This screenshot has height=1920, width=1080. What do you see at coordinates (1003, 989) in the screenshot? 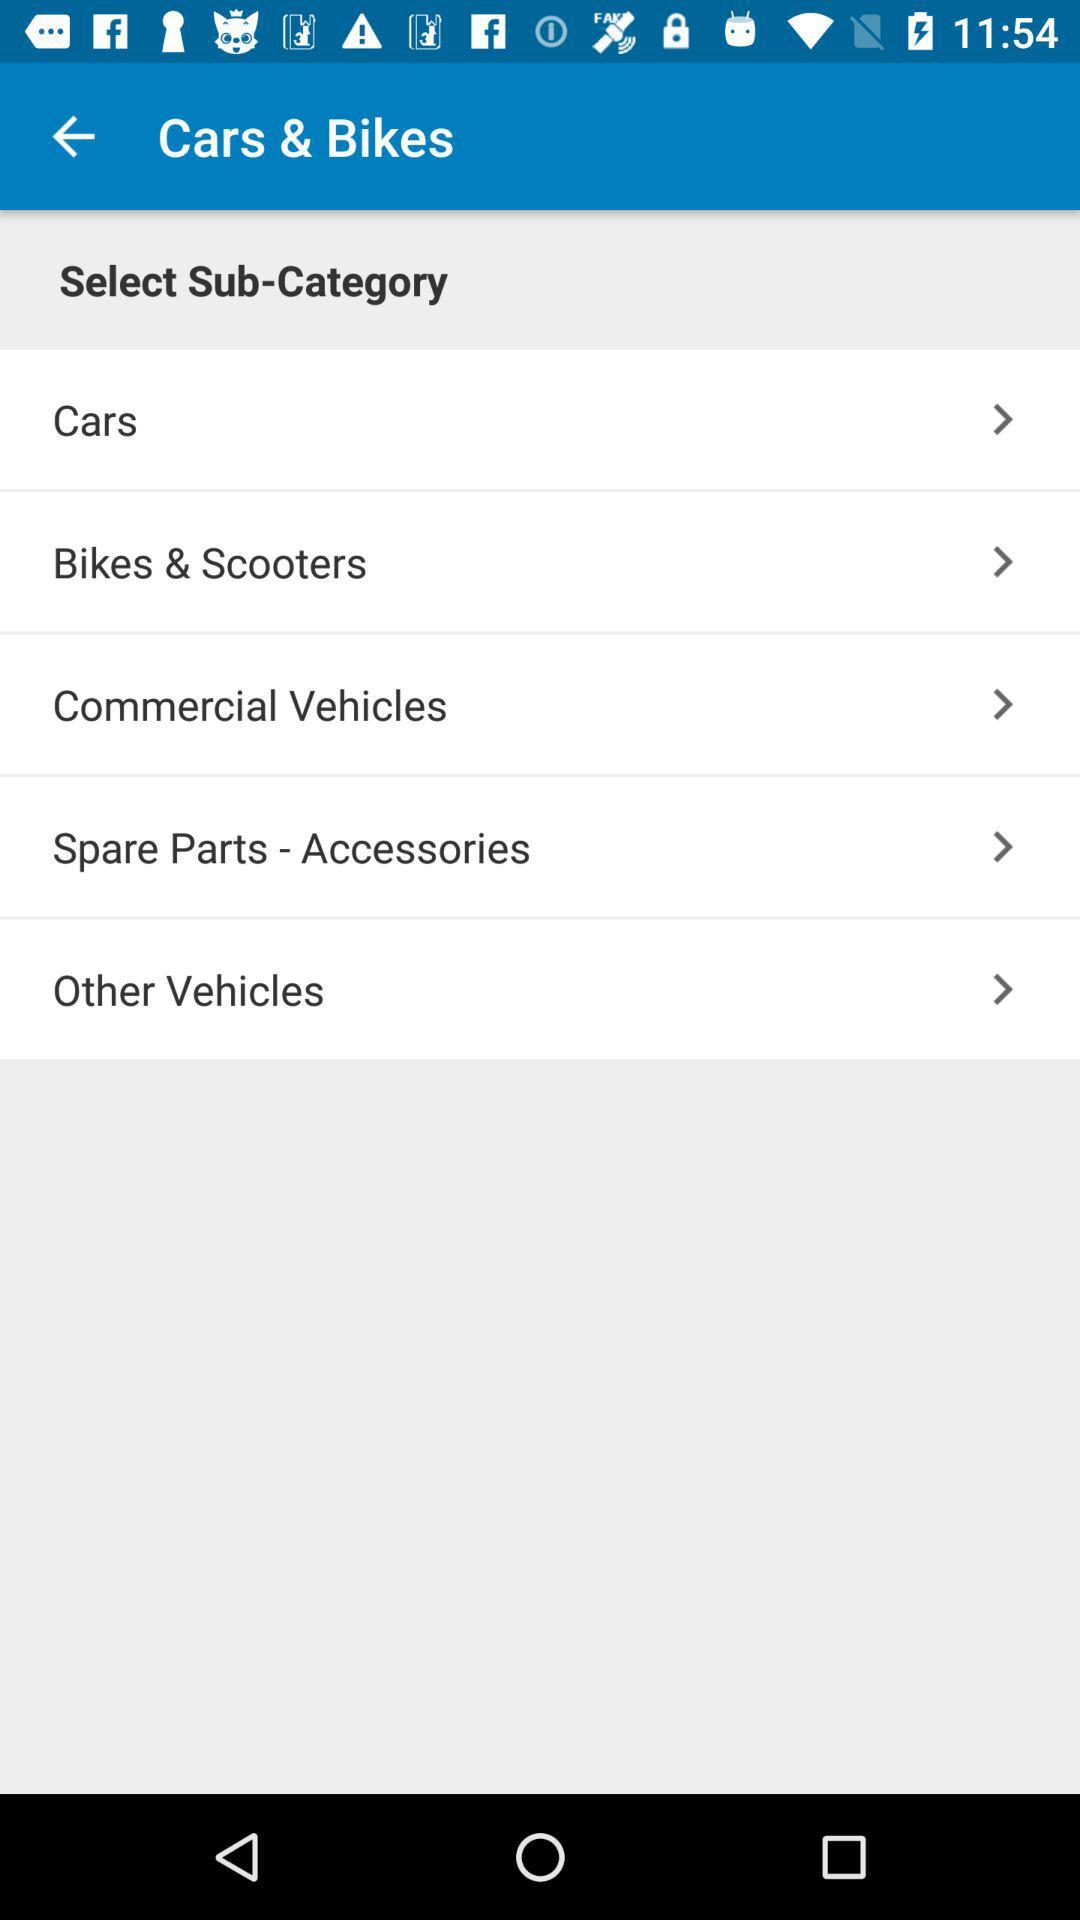
I see `the icon below the spare parts - accessories icon` at bounding box center [1003, 989].